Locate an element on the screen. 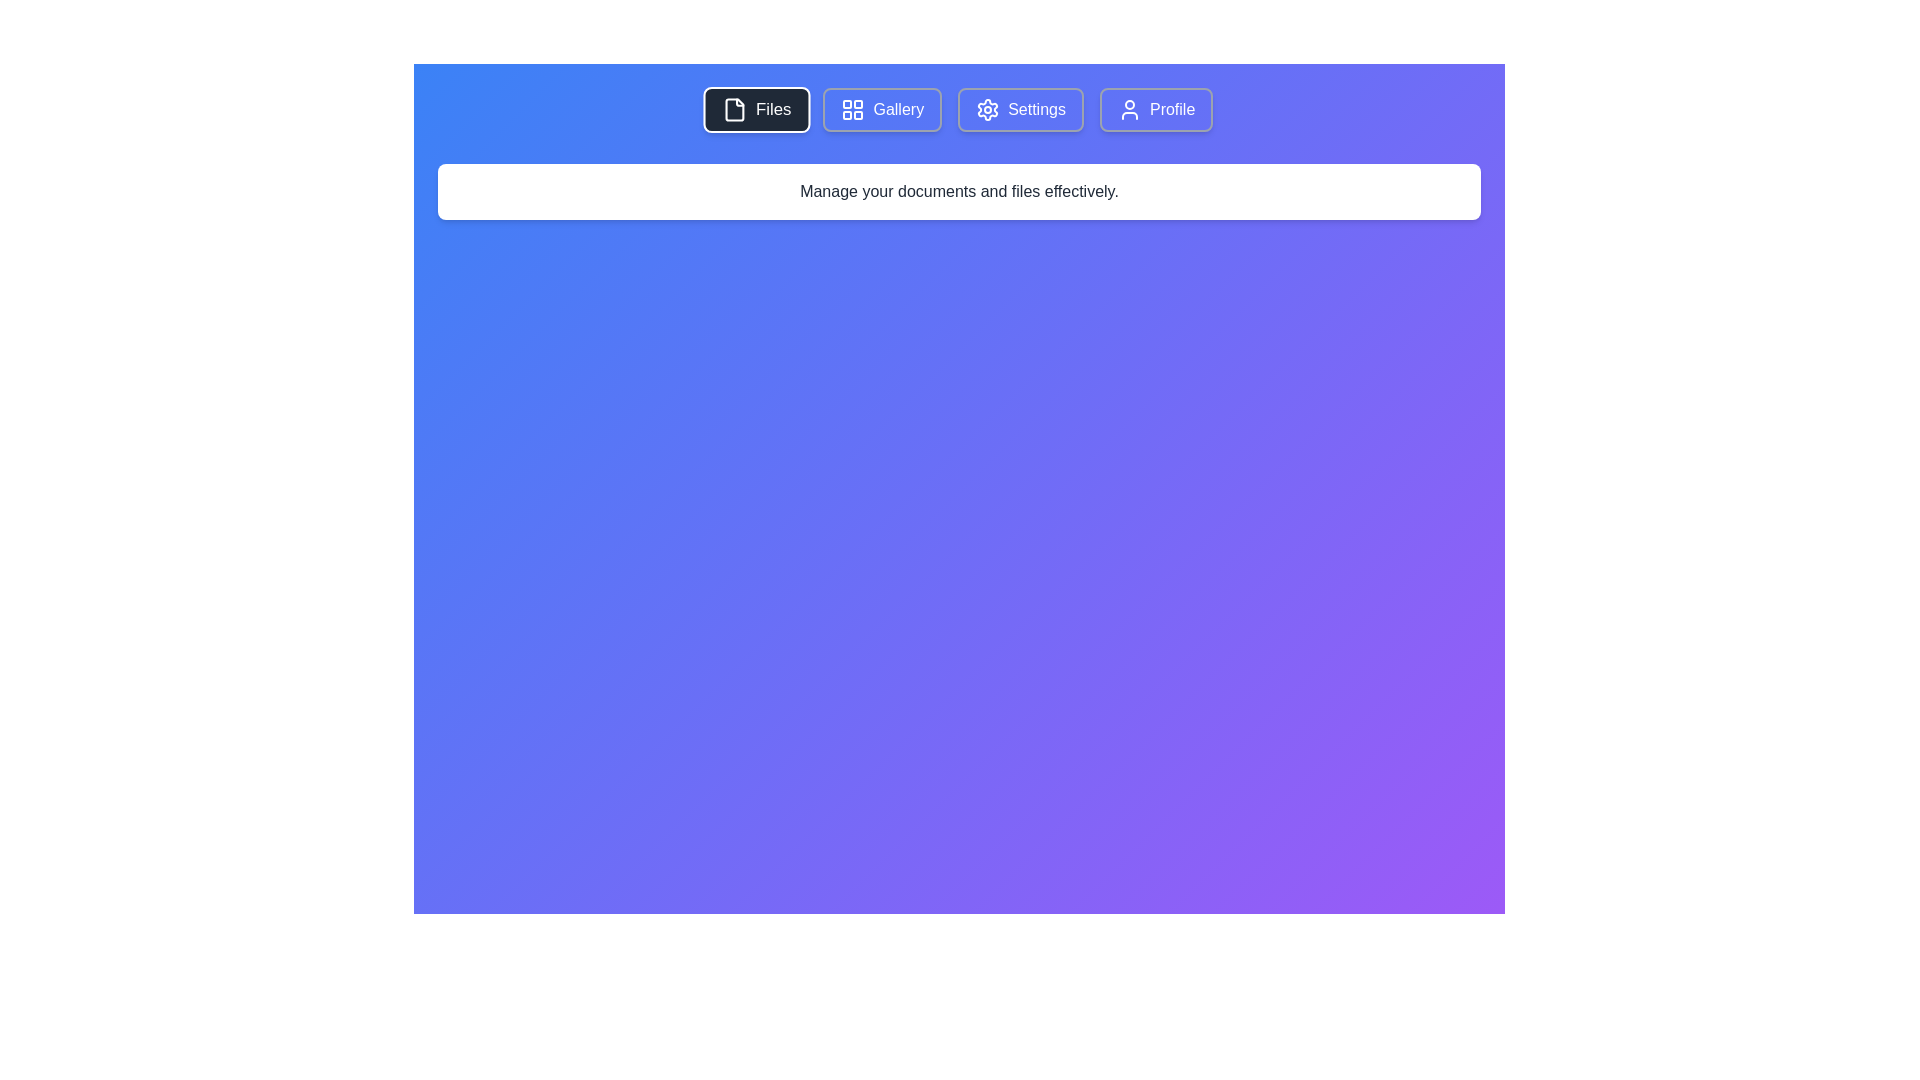 This screenshot has height=1080, width=1920. the 'Settings' button with a gear icon located in the navigation bar is located at coordinates (1021, 110).